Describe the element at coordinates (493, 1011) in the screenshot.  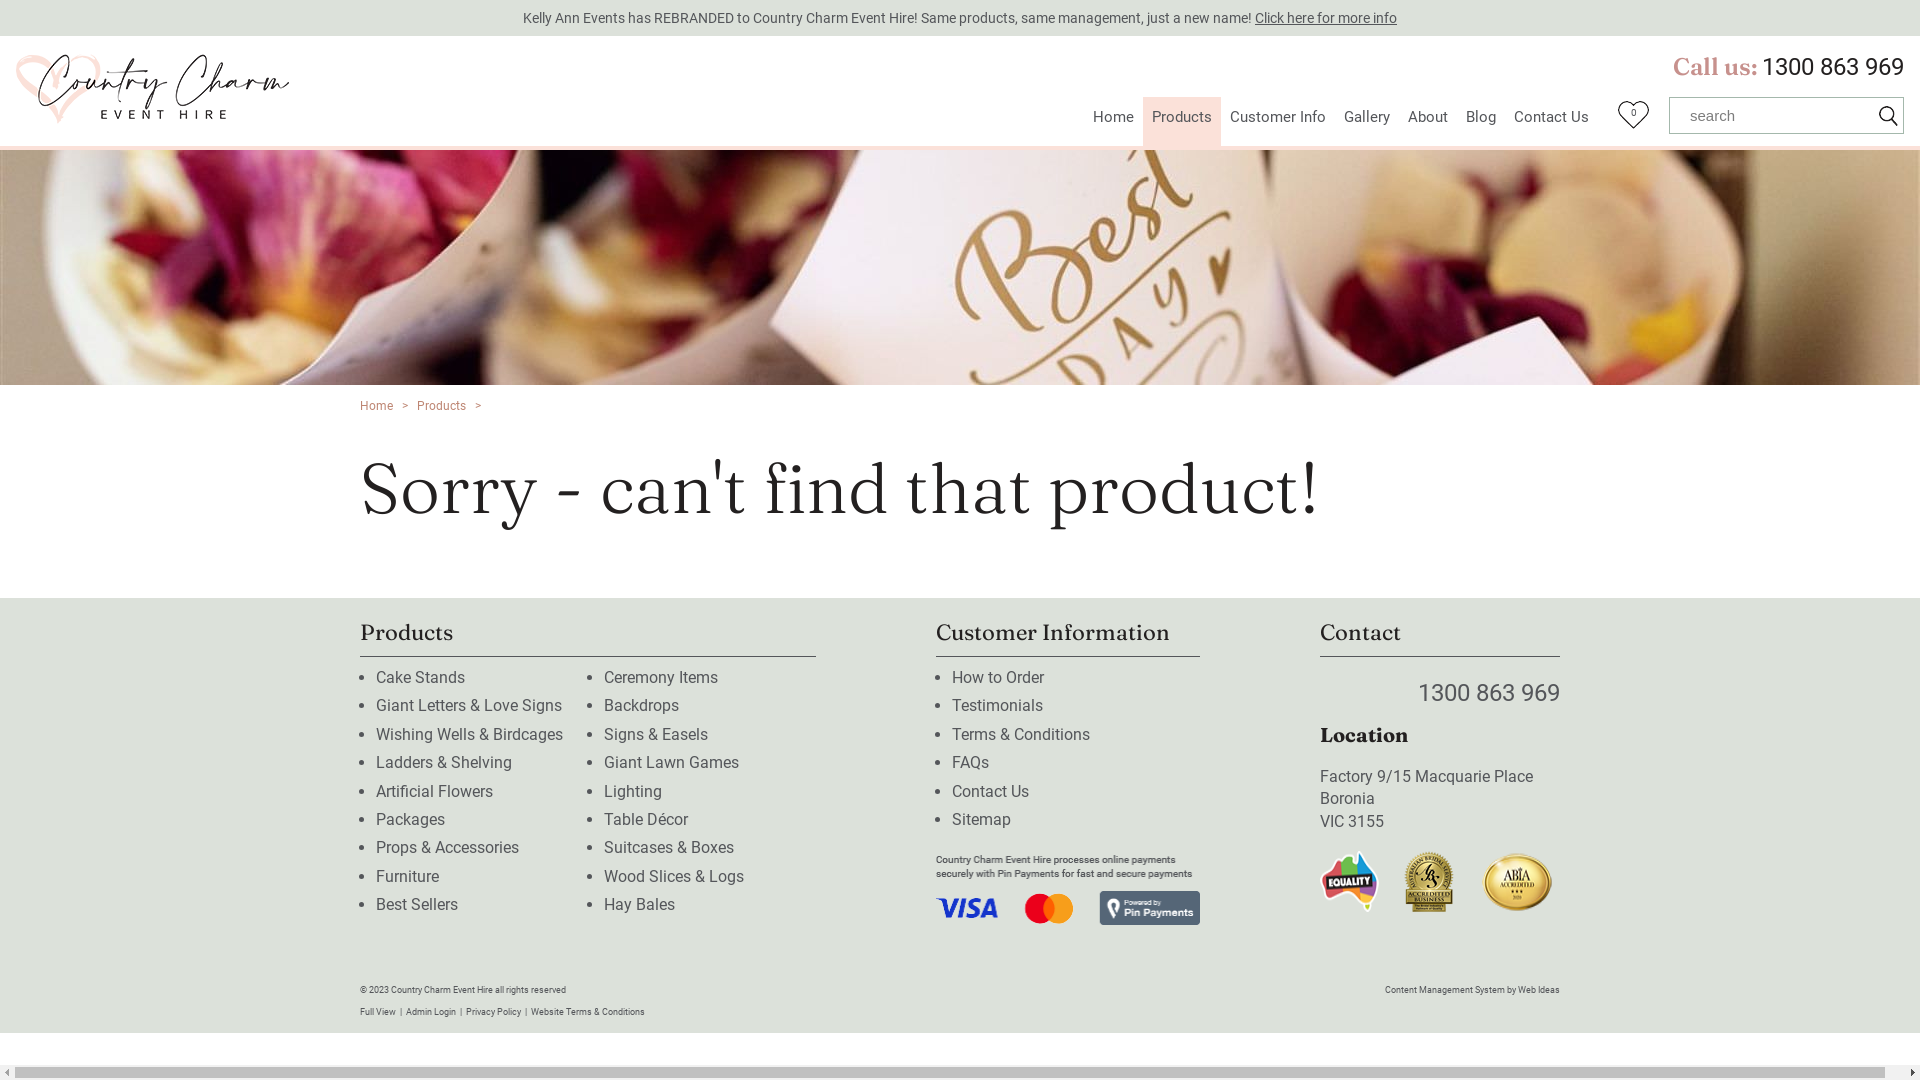
I see `'Privacy Policy'` at that location.